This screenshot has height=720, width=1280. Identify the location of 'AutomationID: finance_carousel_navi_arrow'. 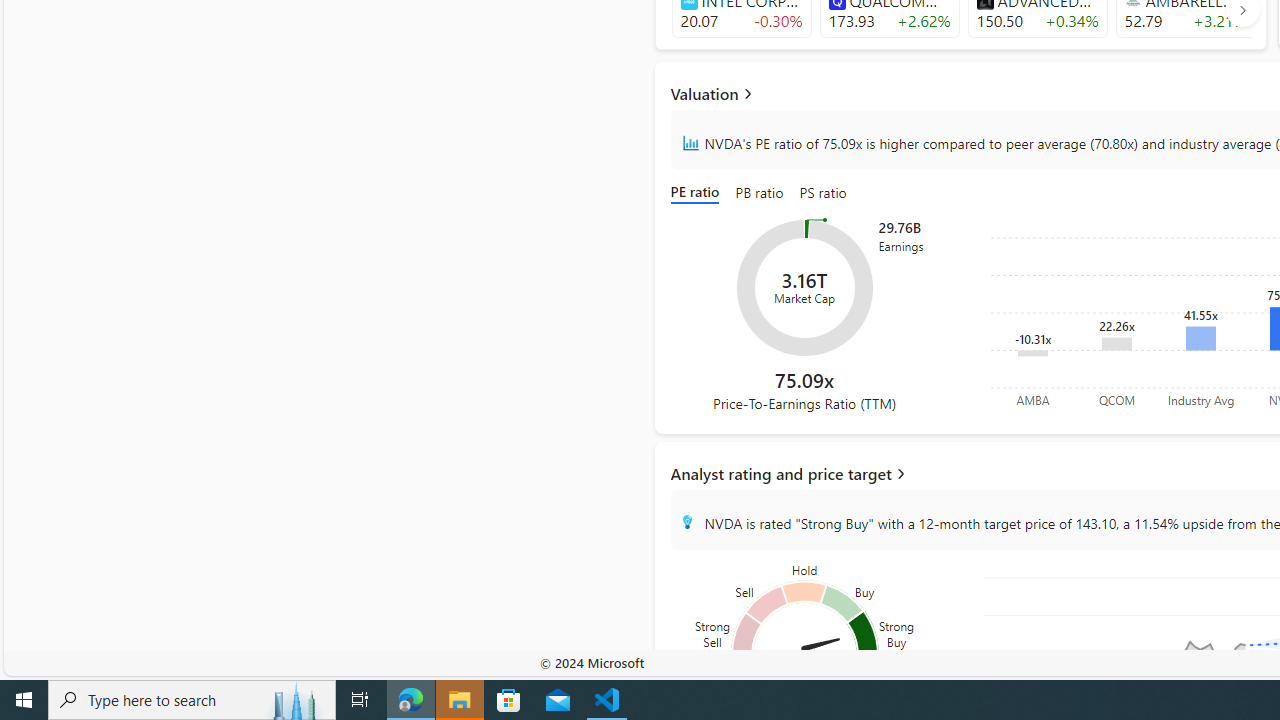
(1241, 10).